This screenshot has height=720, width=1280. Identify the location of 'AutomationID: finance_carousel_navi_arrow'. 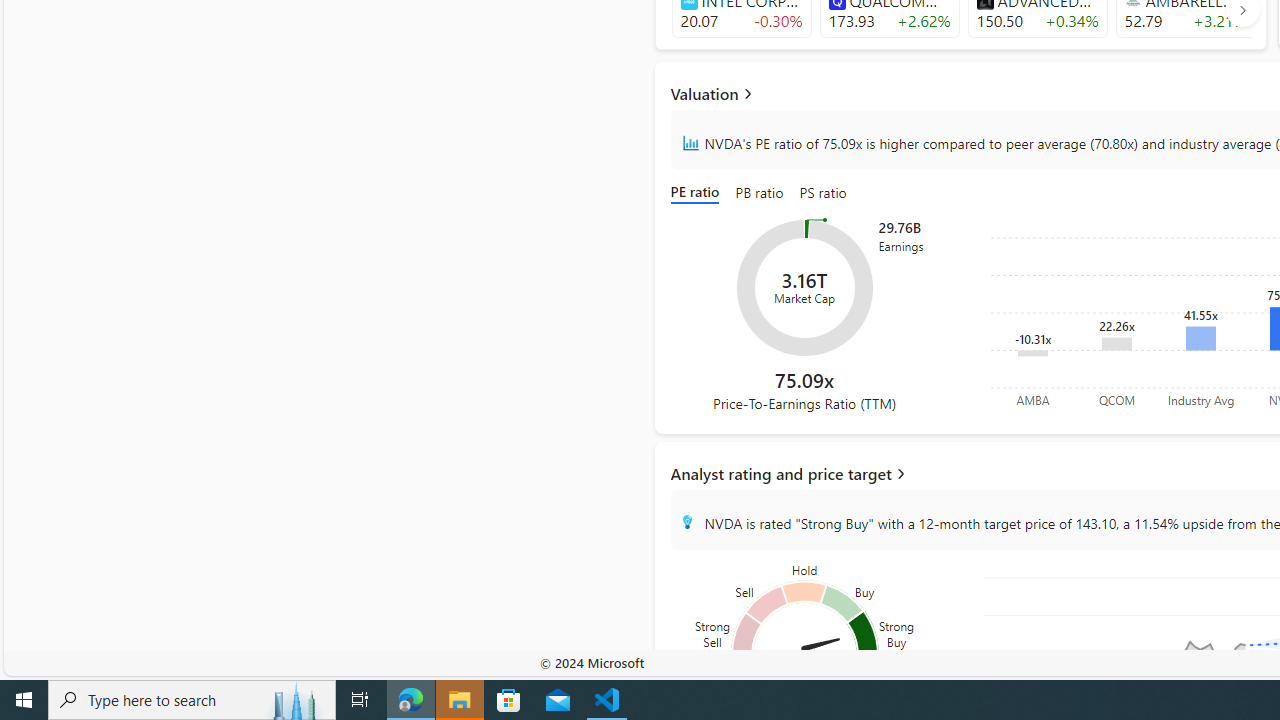
(1241, 10).